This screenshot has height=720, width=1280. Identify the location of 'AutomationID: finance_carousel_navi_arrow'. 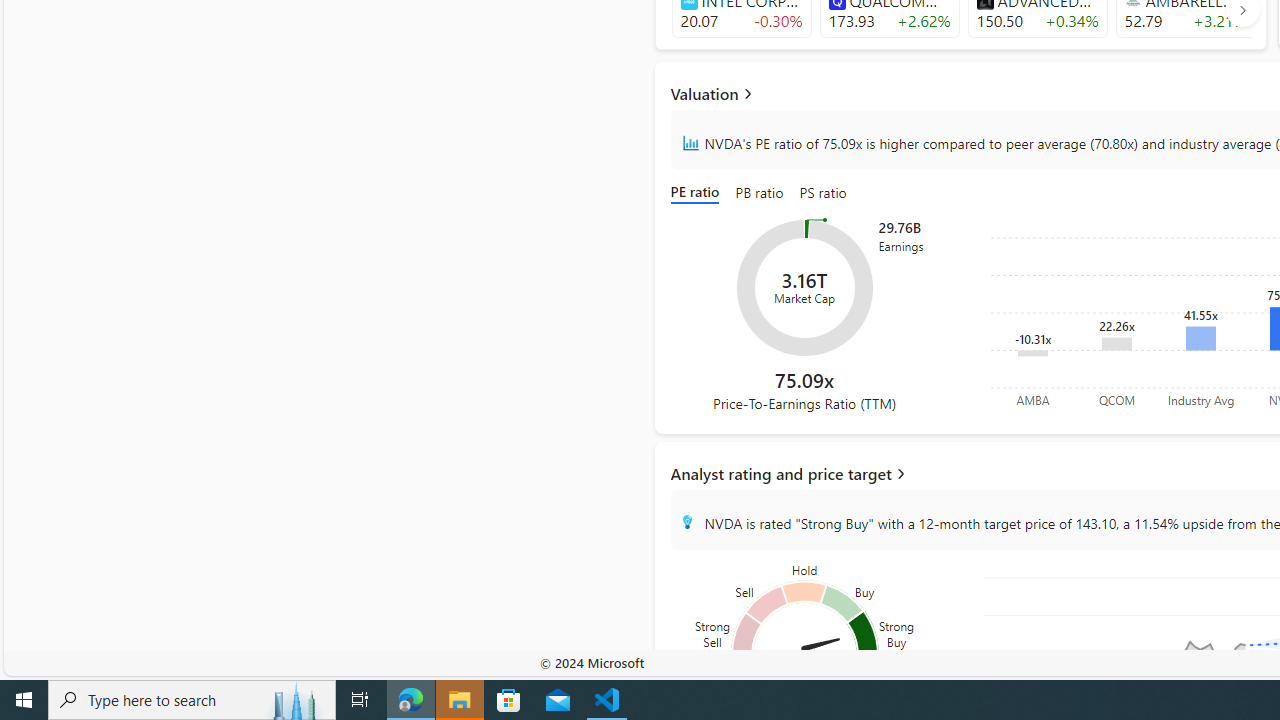
(1241, 10).